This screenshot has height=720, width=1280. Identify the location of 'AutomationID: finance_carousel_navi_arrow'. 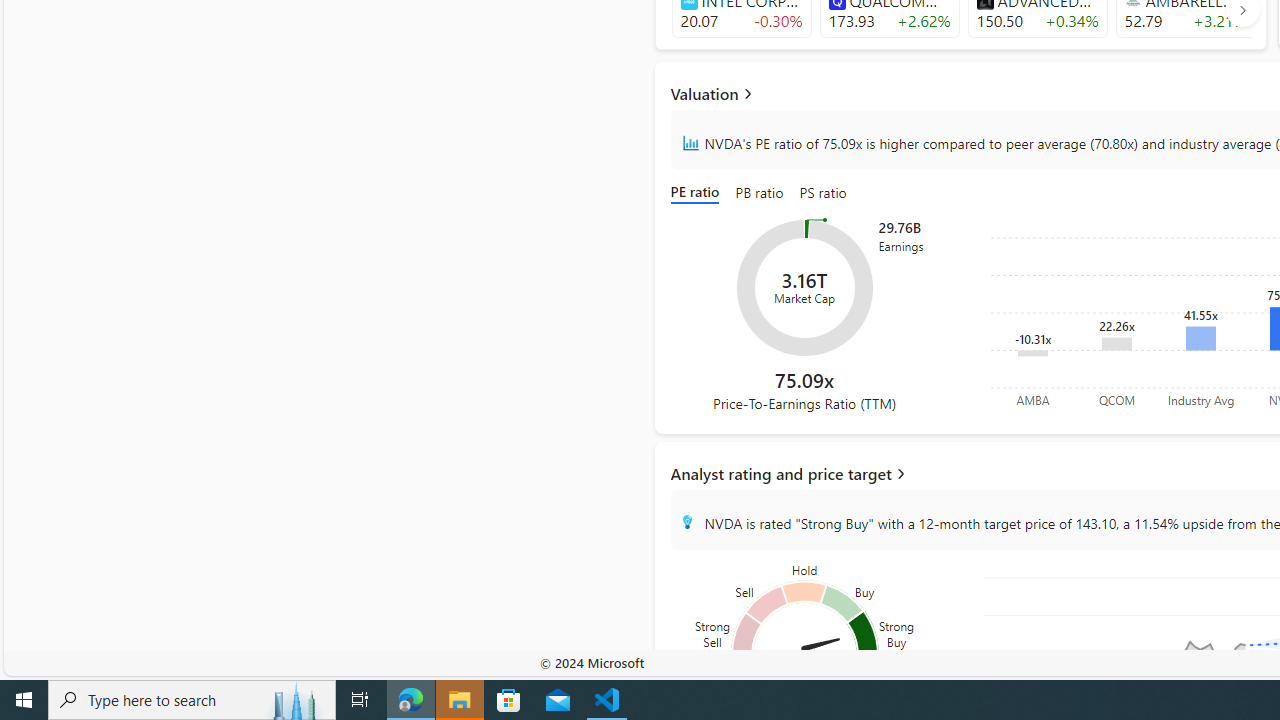
(1241, 10).